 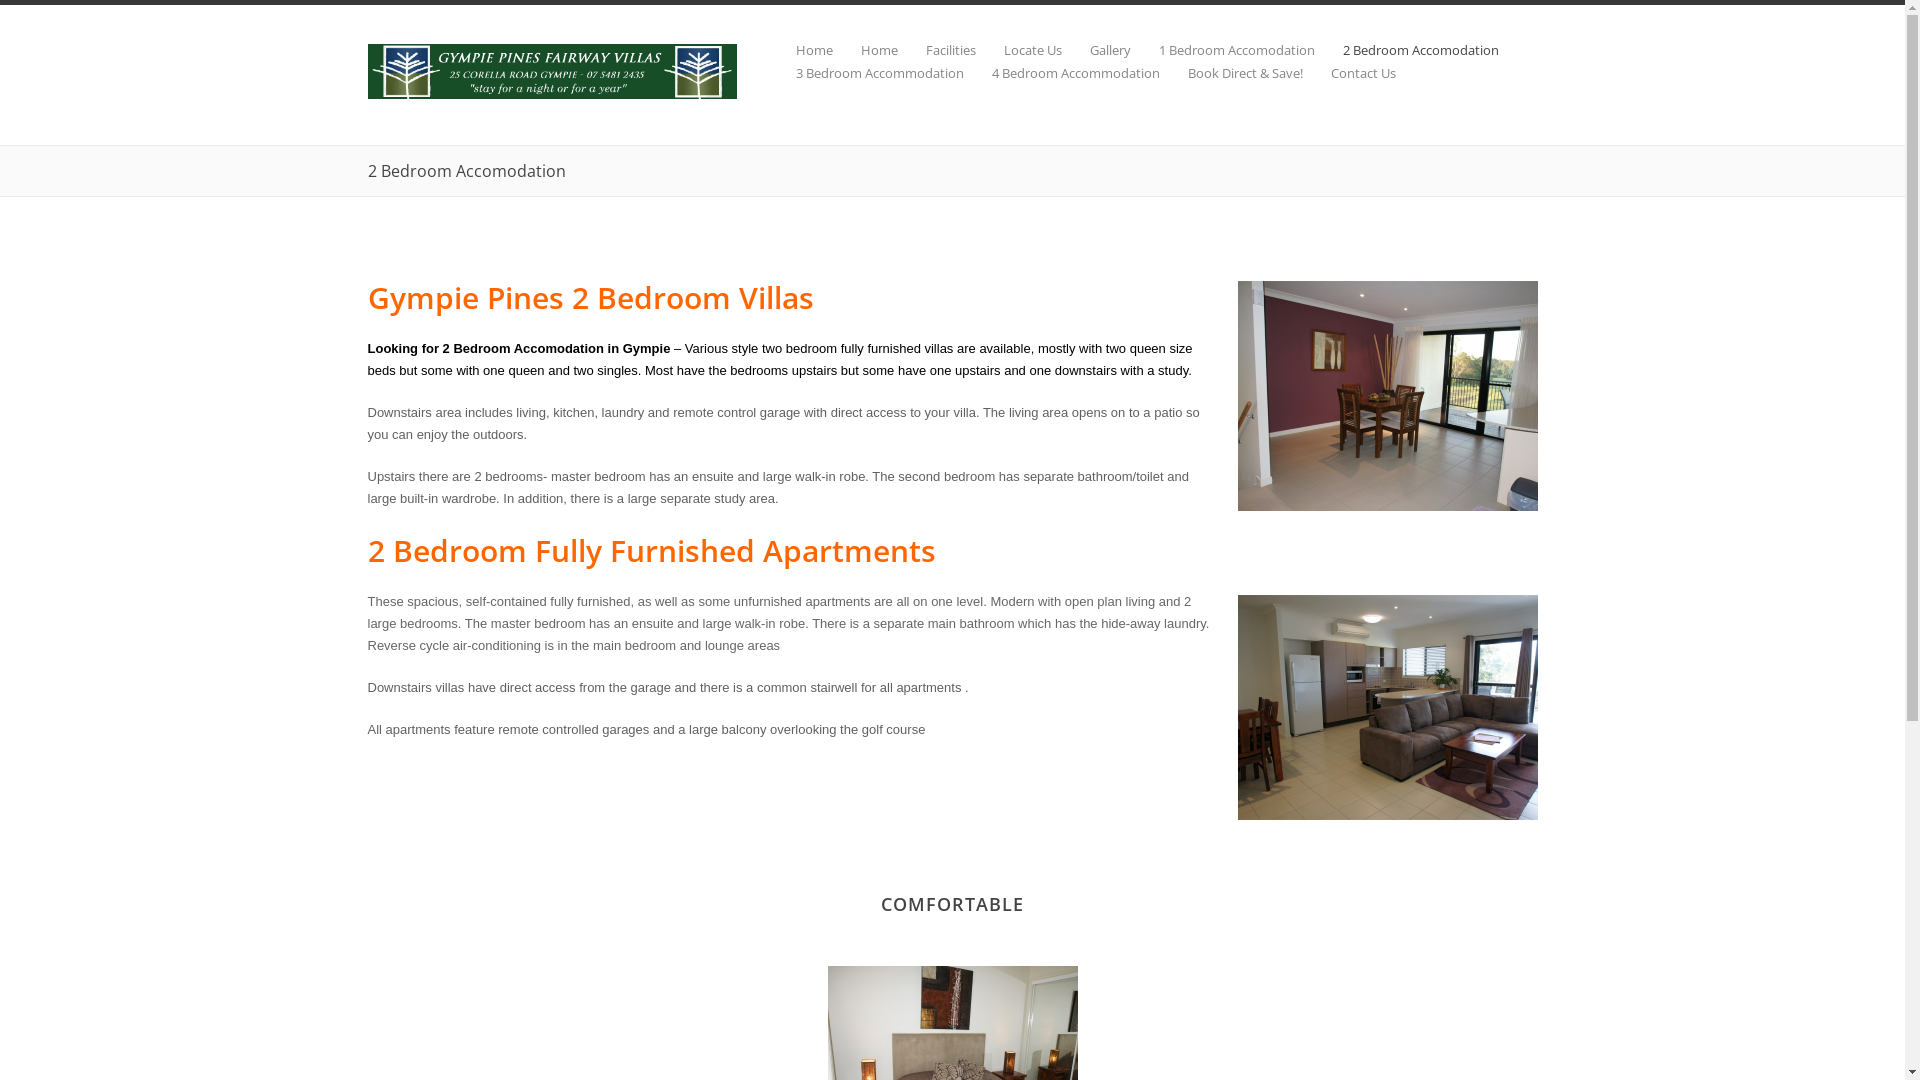 I want to click on 'Home', so click(x=864, y=49).